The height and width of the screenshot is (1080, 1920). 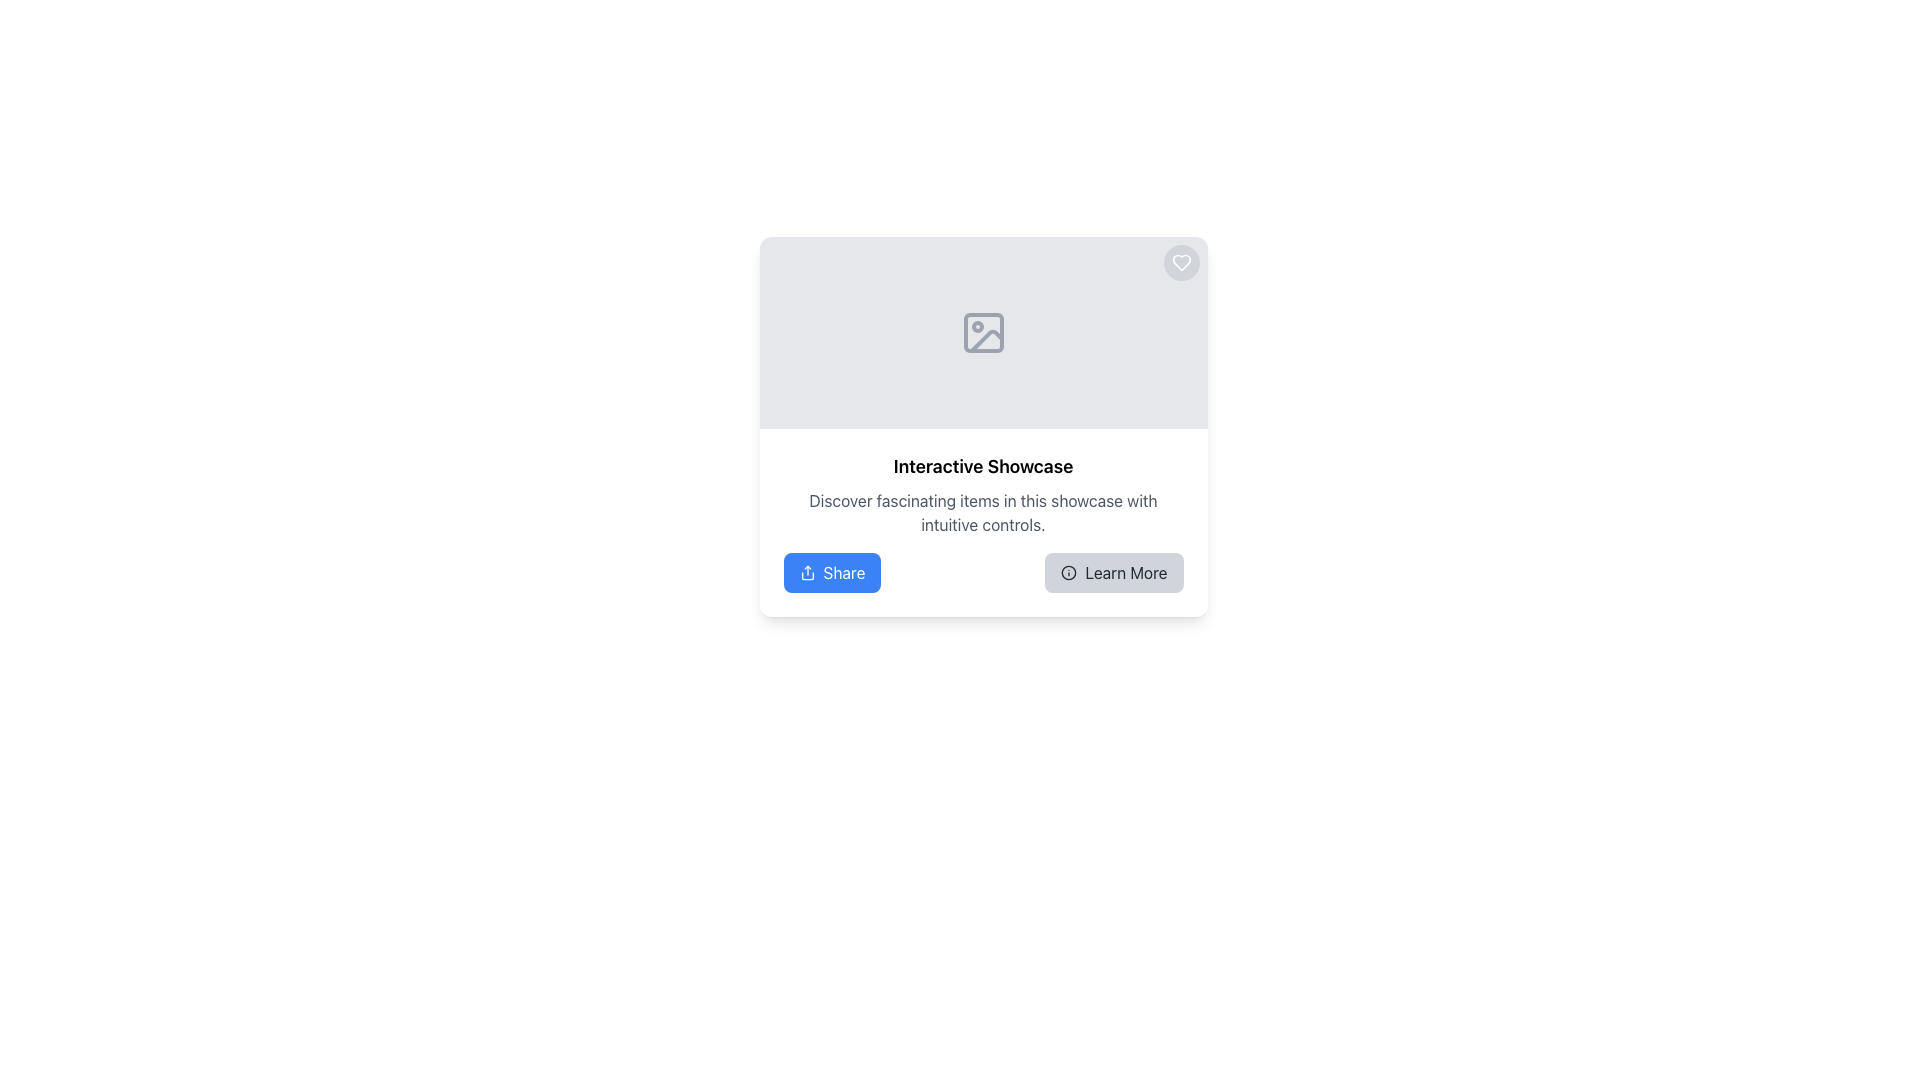 What do you see at coordinates (1181, 261) in the screenshot?
I see `the heart-shaped icon located in the top-right corner of the main content card` at bounding box center [1181, 261].